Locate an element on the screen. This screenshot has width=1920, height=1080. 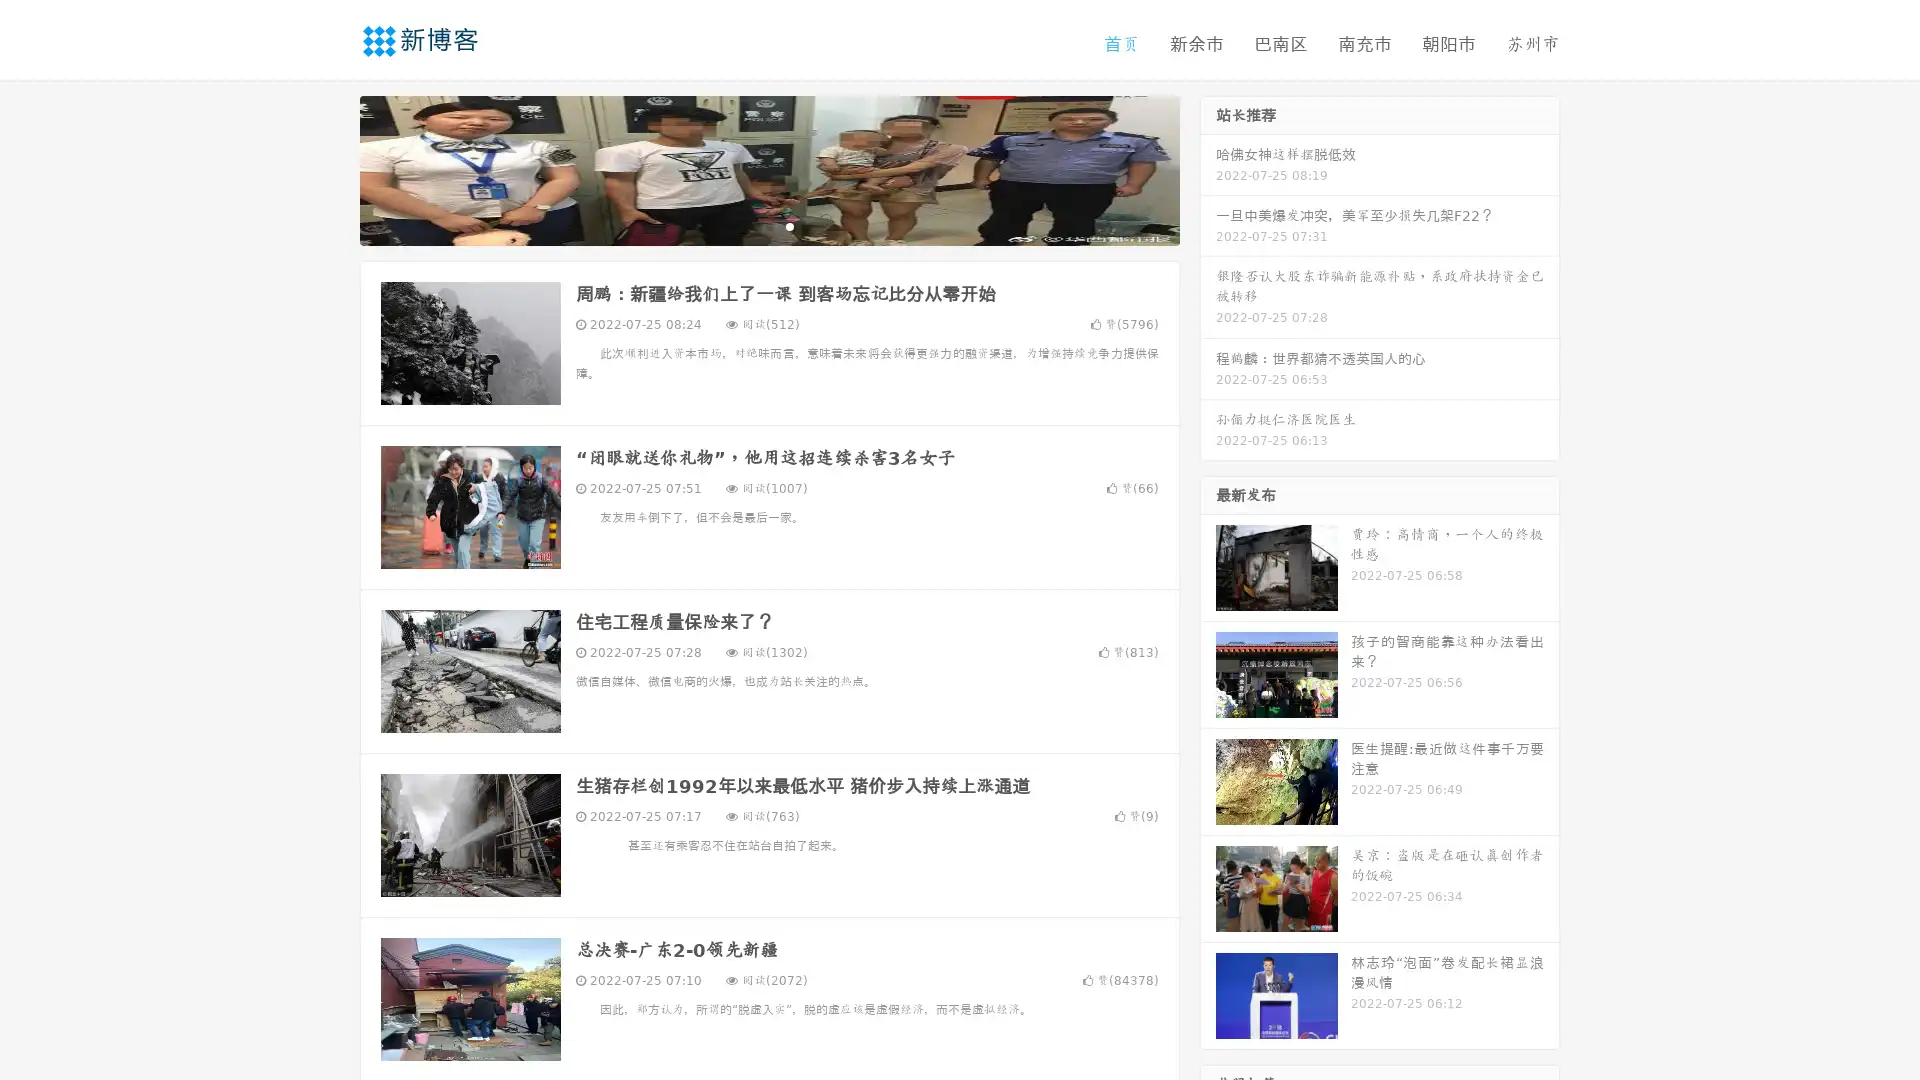
Previous slide is located at coordinates (330, 168).